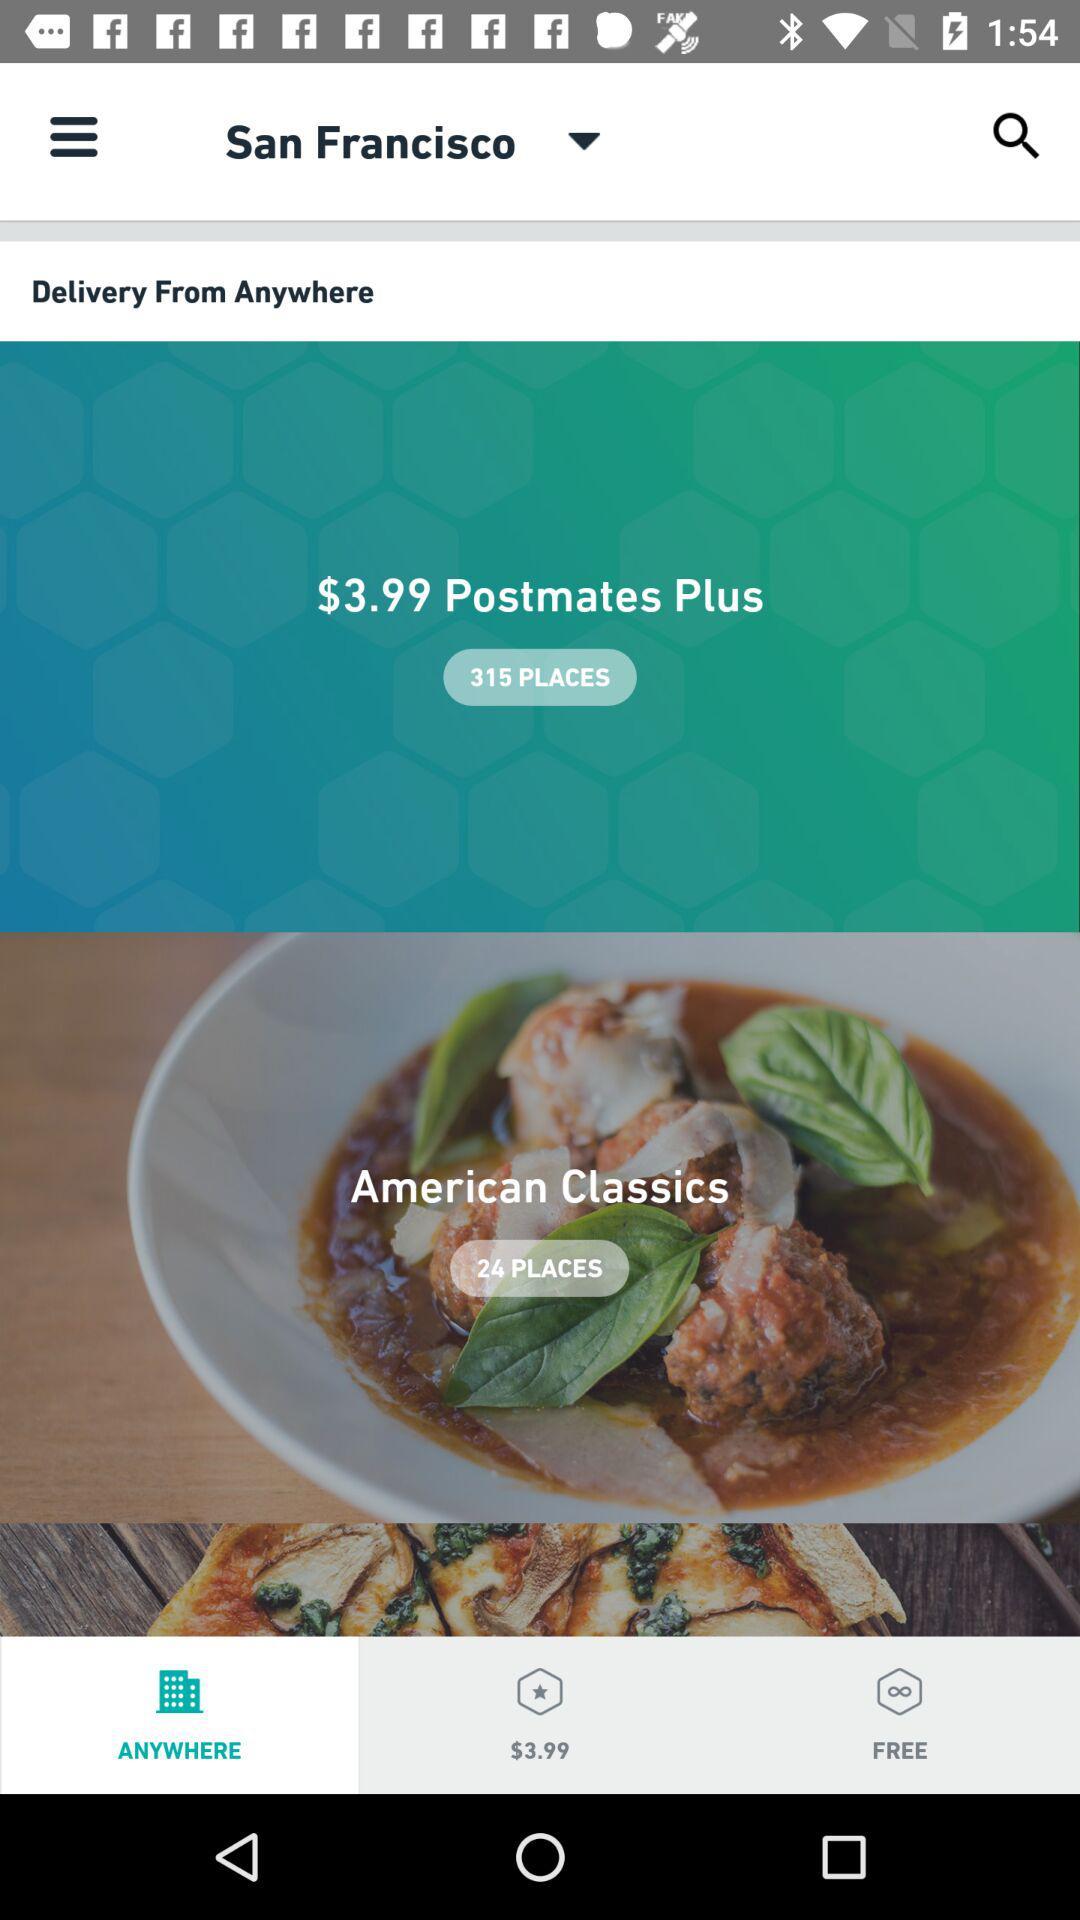 The image size is (1080, 1920). Describe the element at coordinates (72, 135) in the screenshot. I see `item at the top left corner` at that location.